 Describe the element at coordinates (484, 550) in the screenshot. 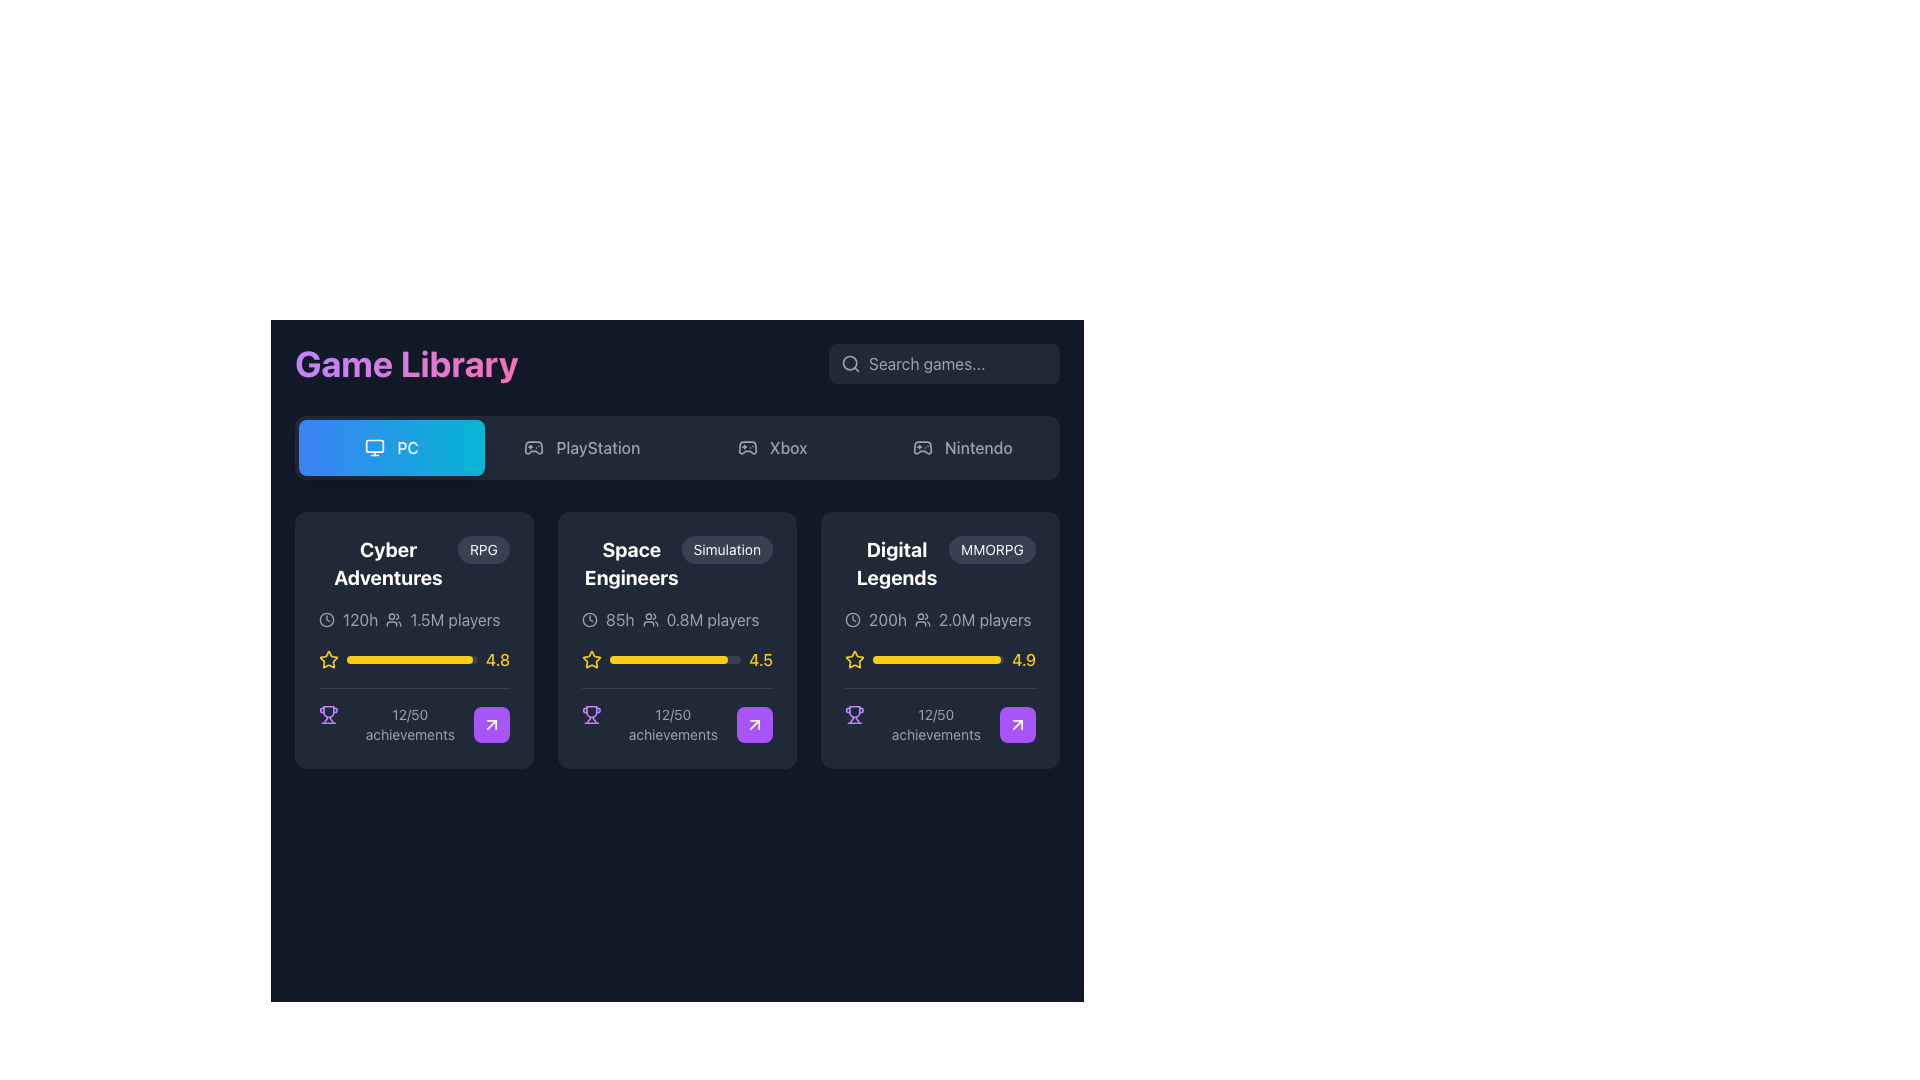

I see `genre label indicating the type of game for 'Cyber Adventures', located at the upper-right corner of the game card` at that location.